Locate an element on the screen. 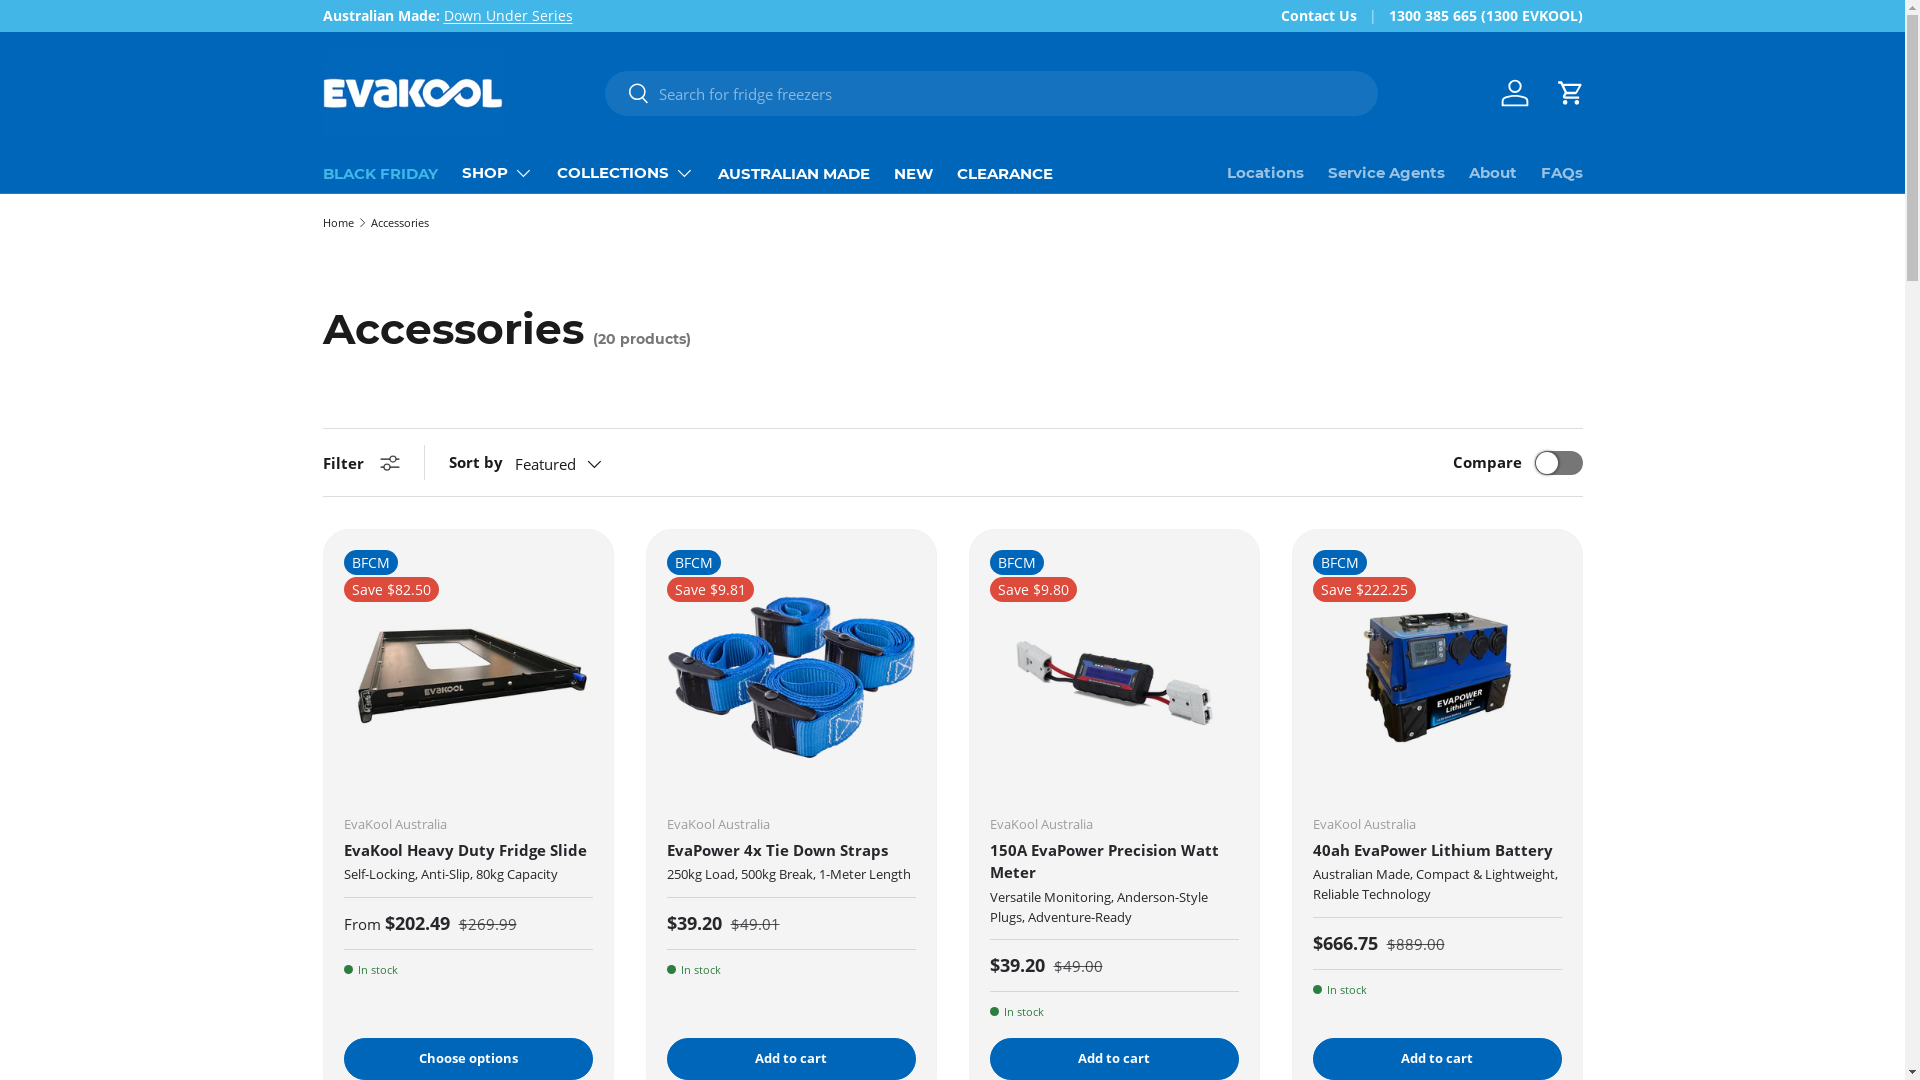 The width and height of the screenshot is (1920, 1080). 'EvaPower 4x Tie Down Straps' is located at coordinates (775, 849).